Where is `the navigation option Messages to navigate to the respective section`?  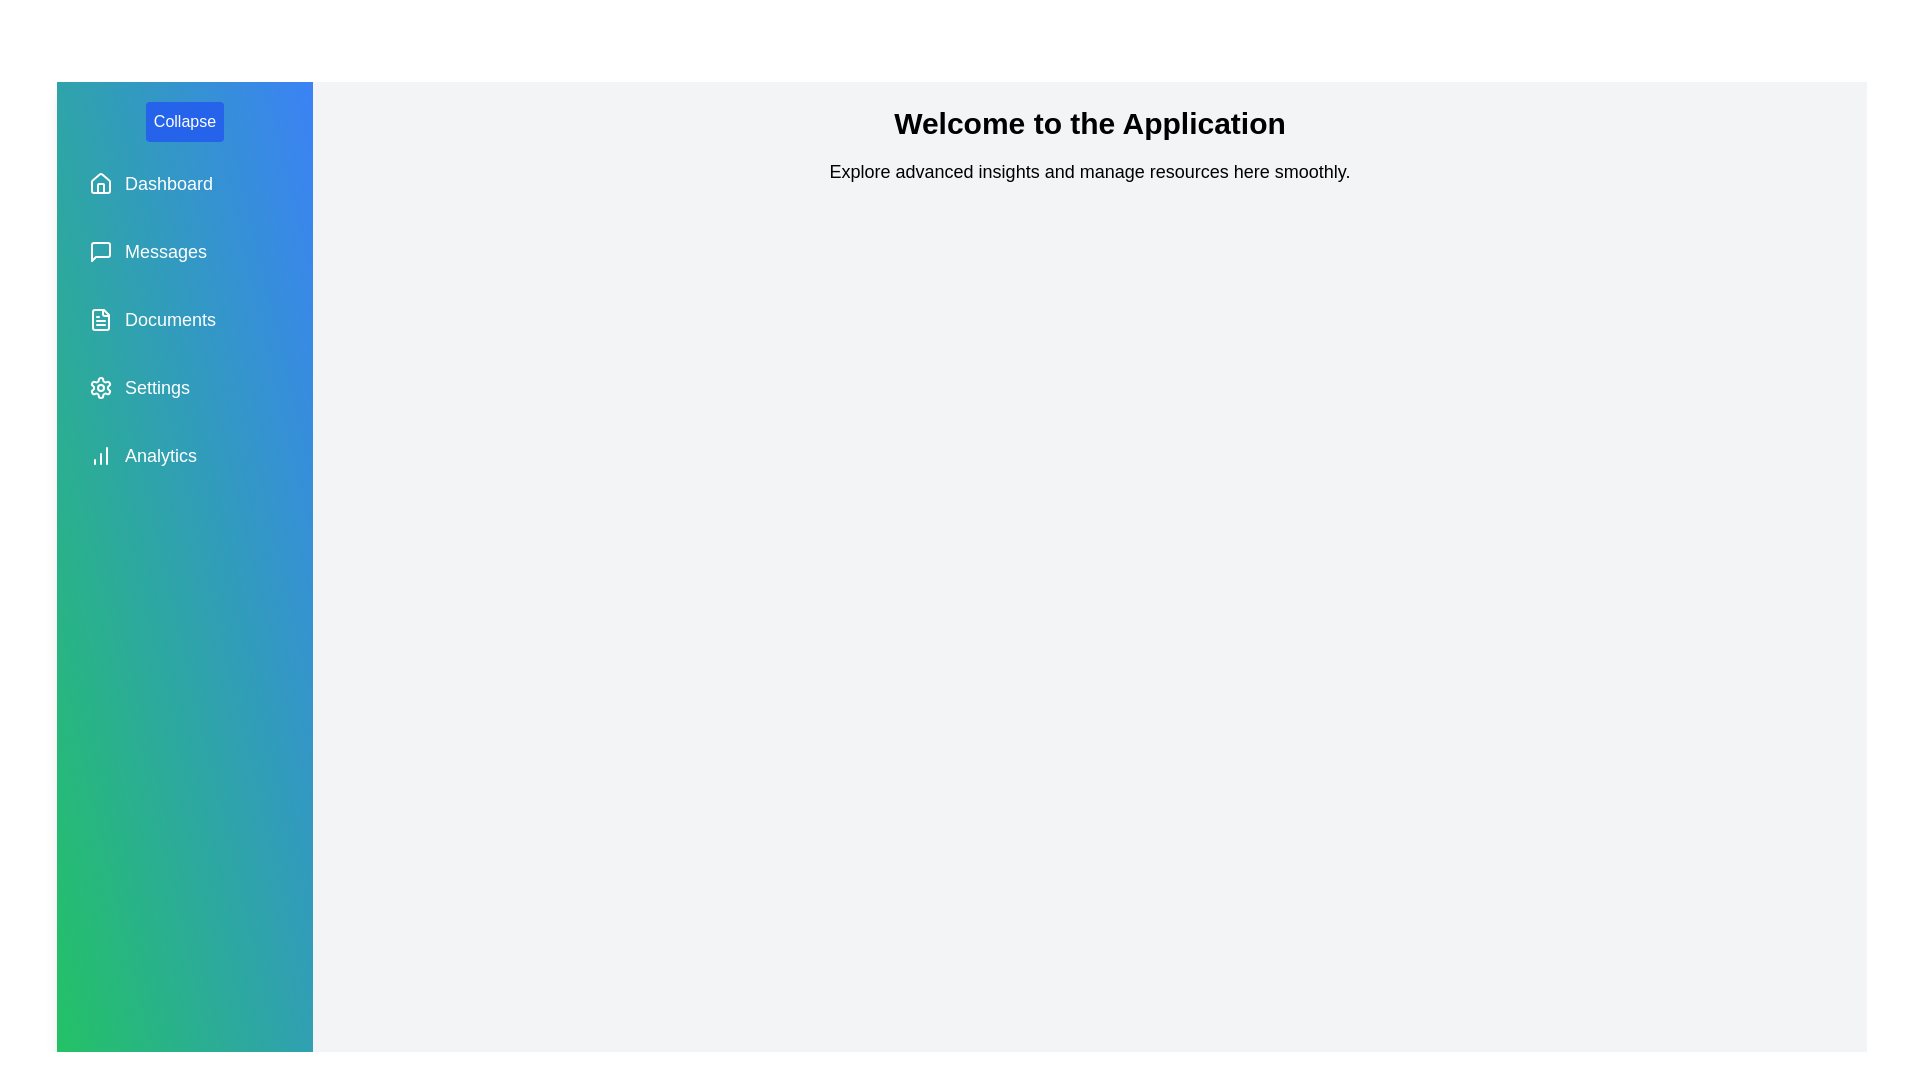
the navigation option Messages to navigate to the respective section is located at coordinates (185, 250).